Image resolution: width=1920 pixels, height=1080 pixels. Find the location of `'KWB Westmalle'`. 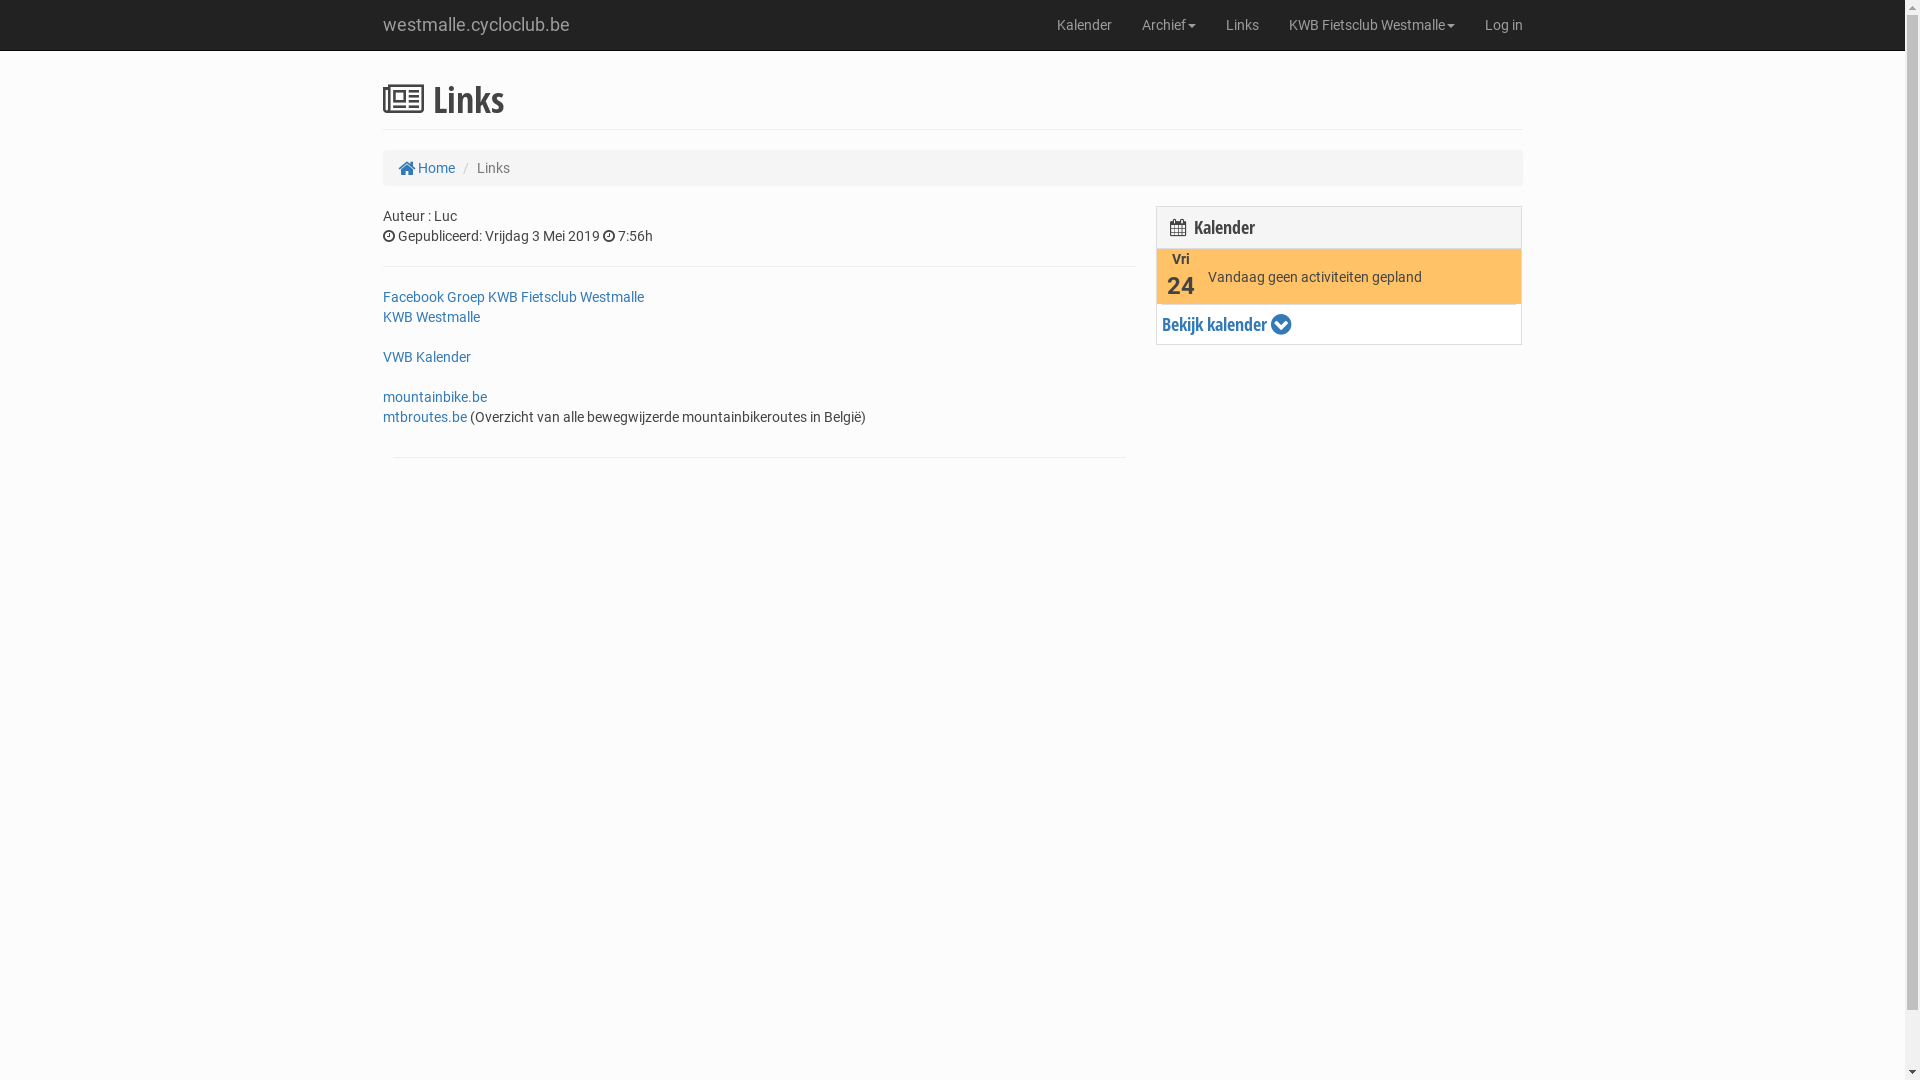

'KWB Westmalle' is located at coordinates (429, 315).